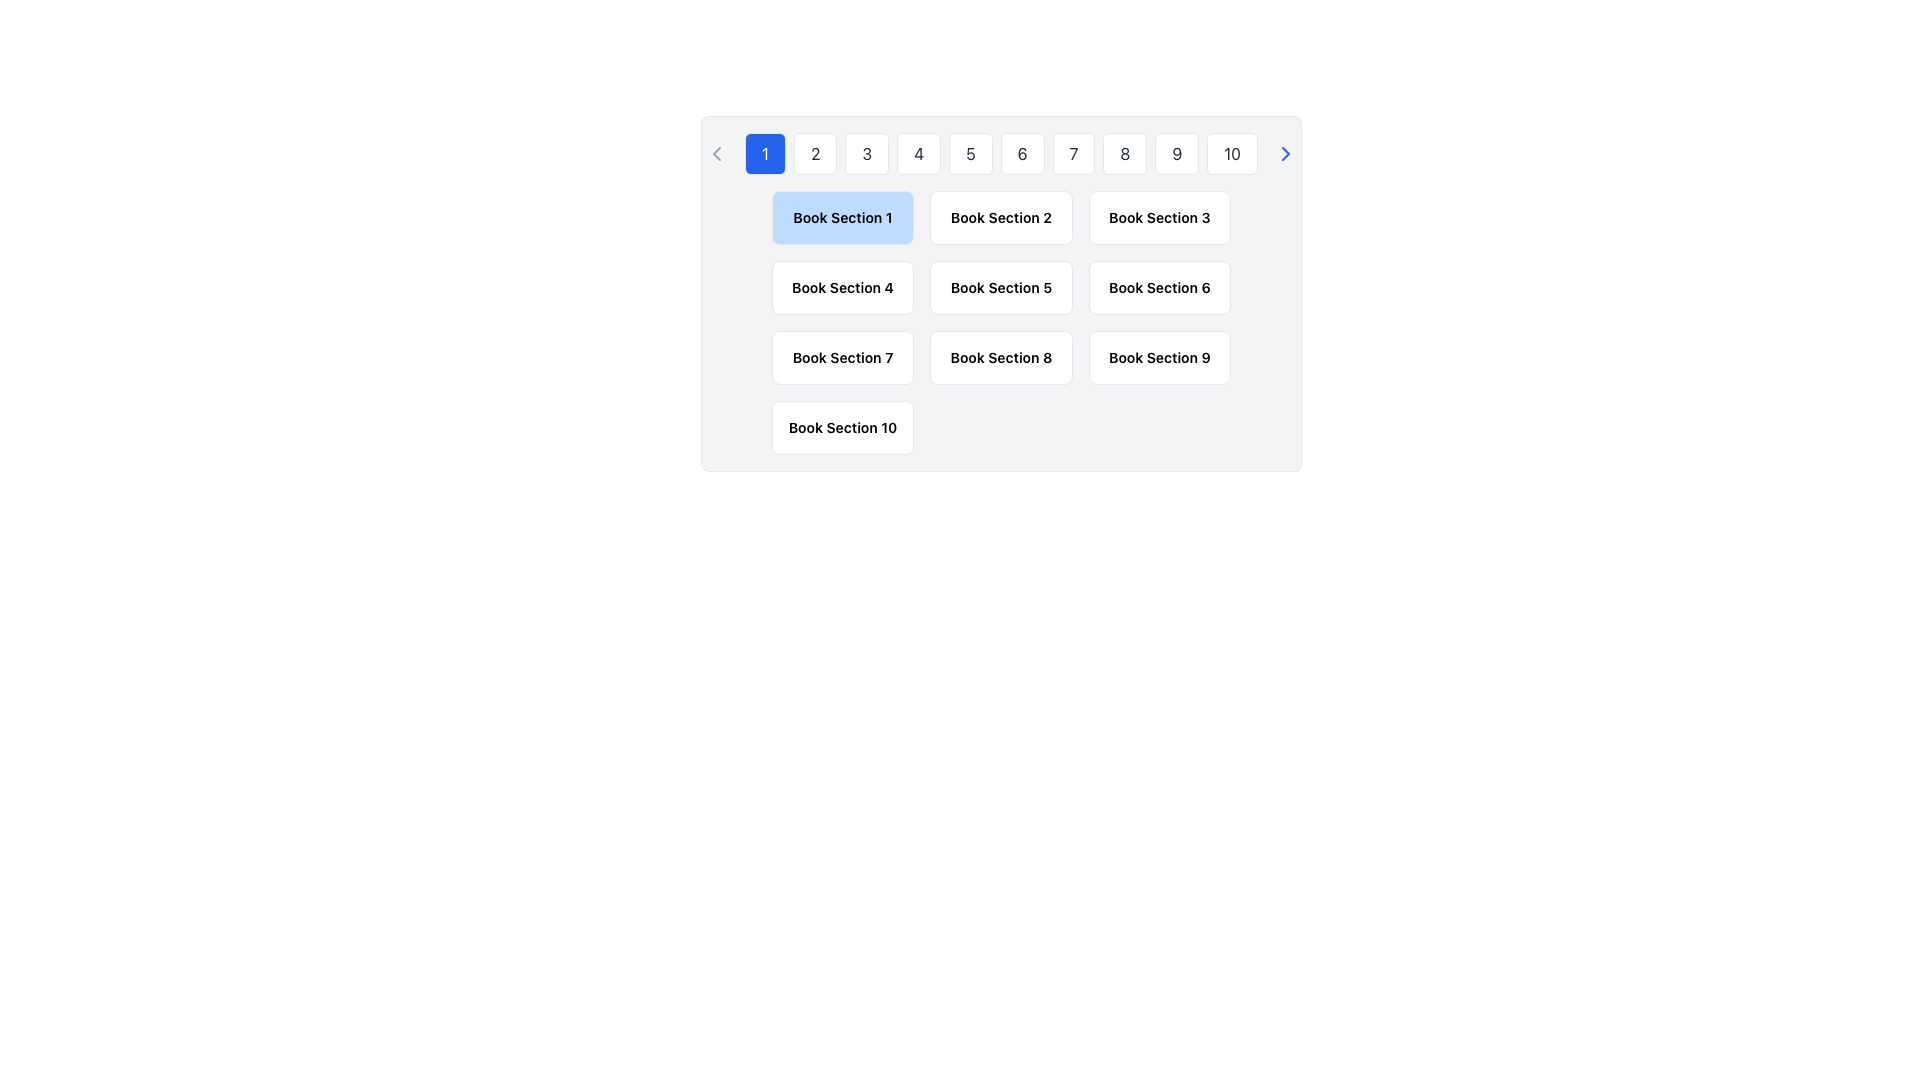 This screenshot has width=1920, height=1080. I want to click on the rectangular box with a blue background labeled 'Book Section 1', which is the top-left element in the grid layout of category indication boxes, so click(843, 218).